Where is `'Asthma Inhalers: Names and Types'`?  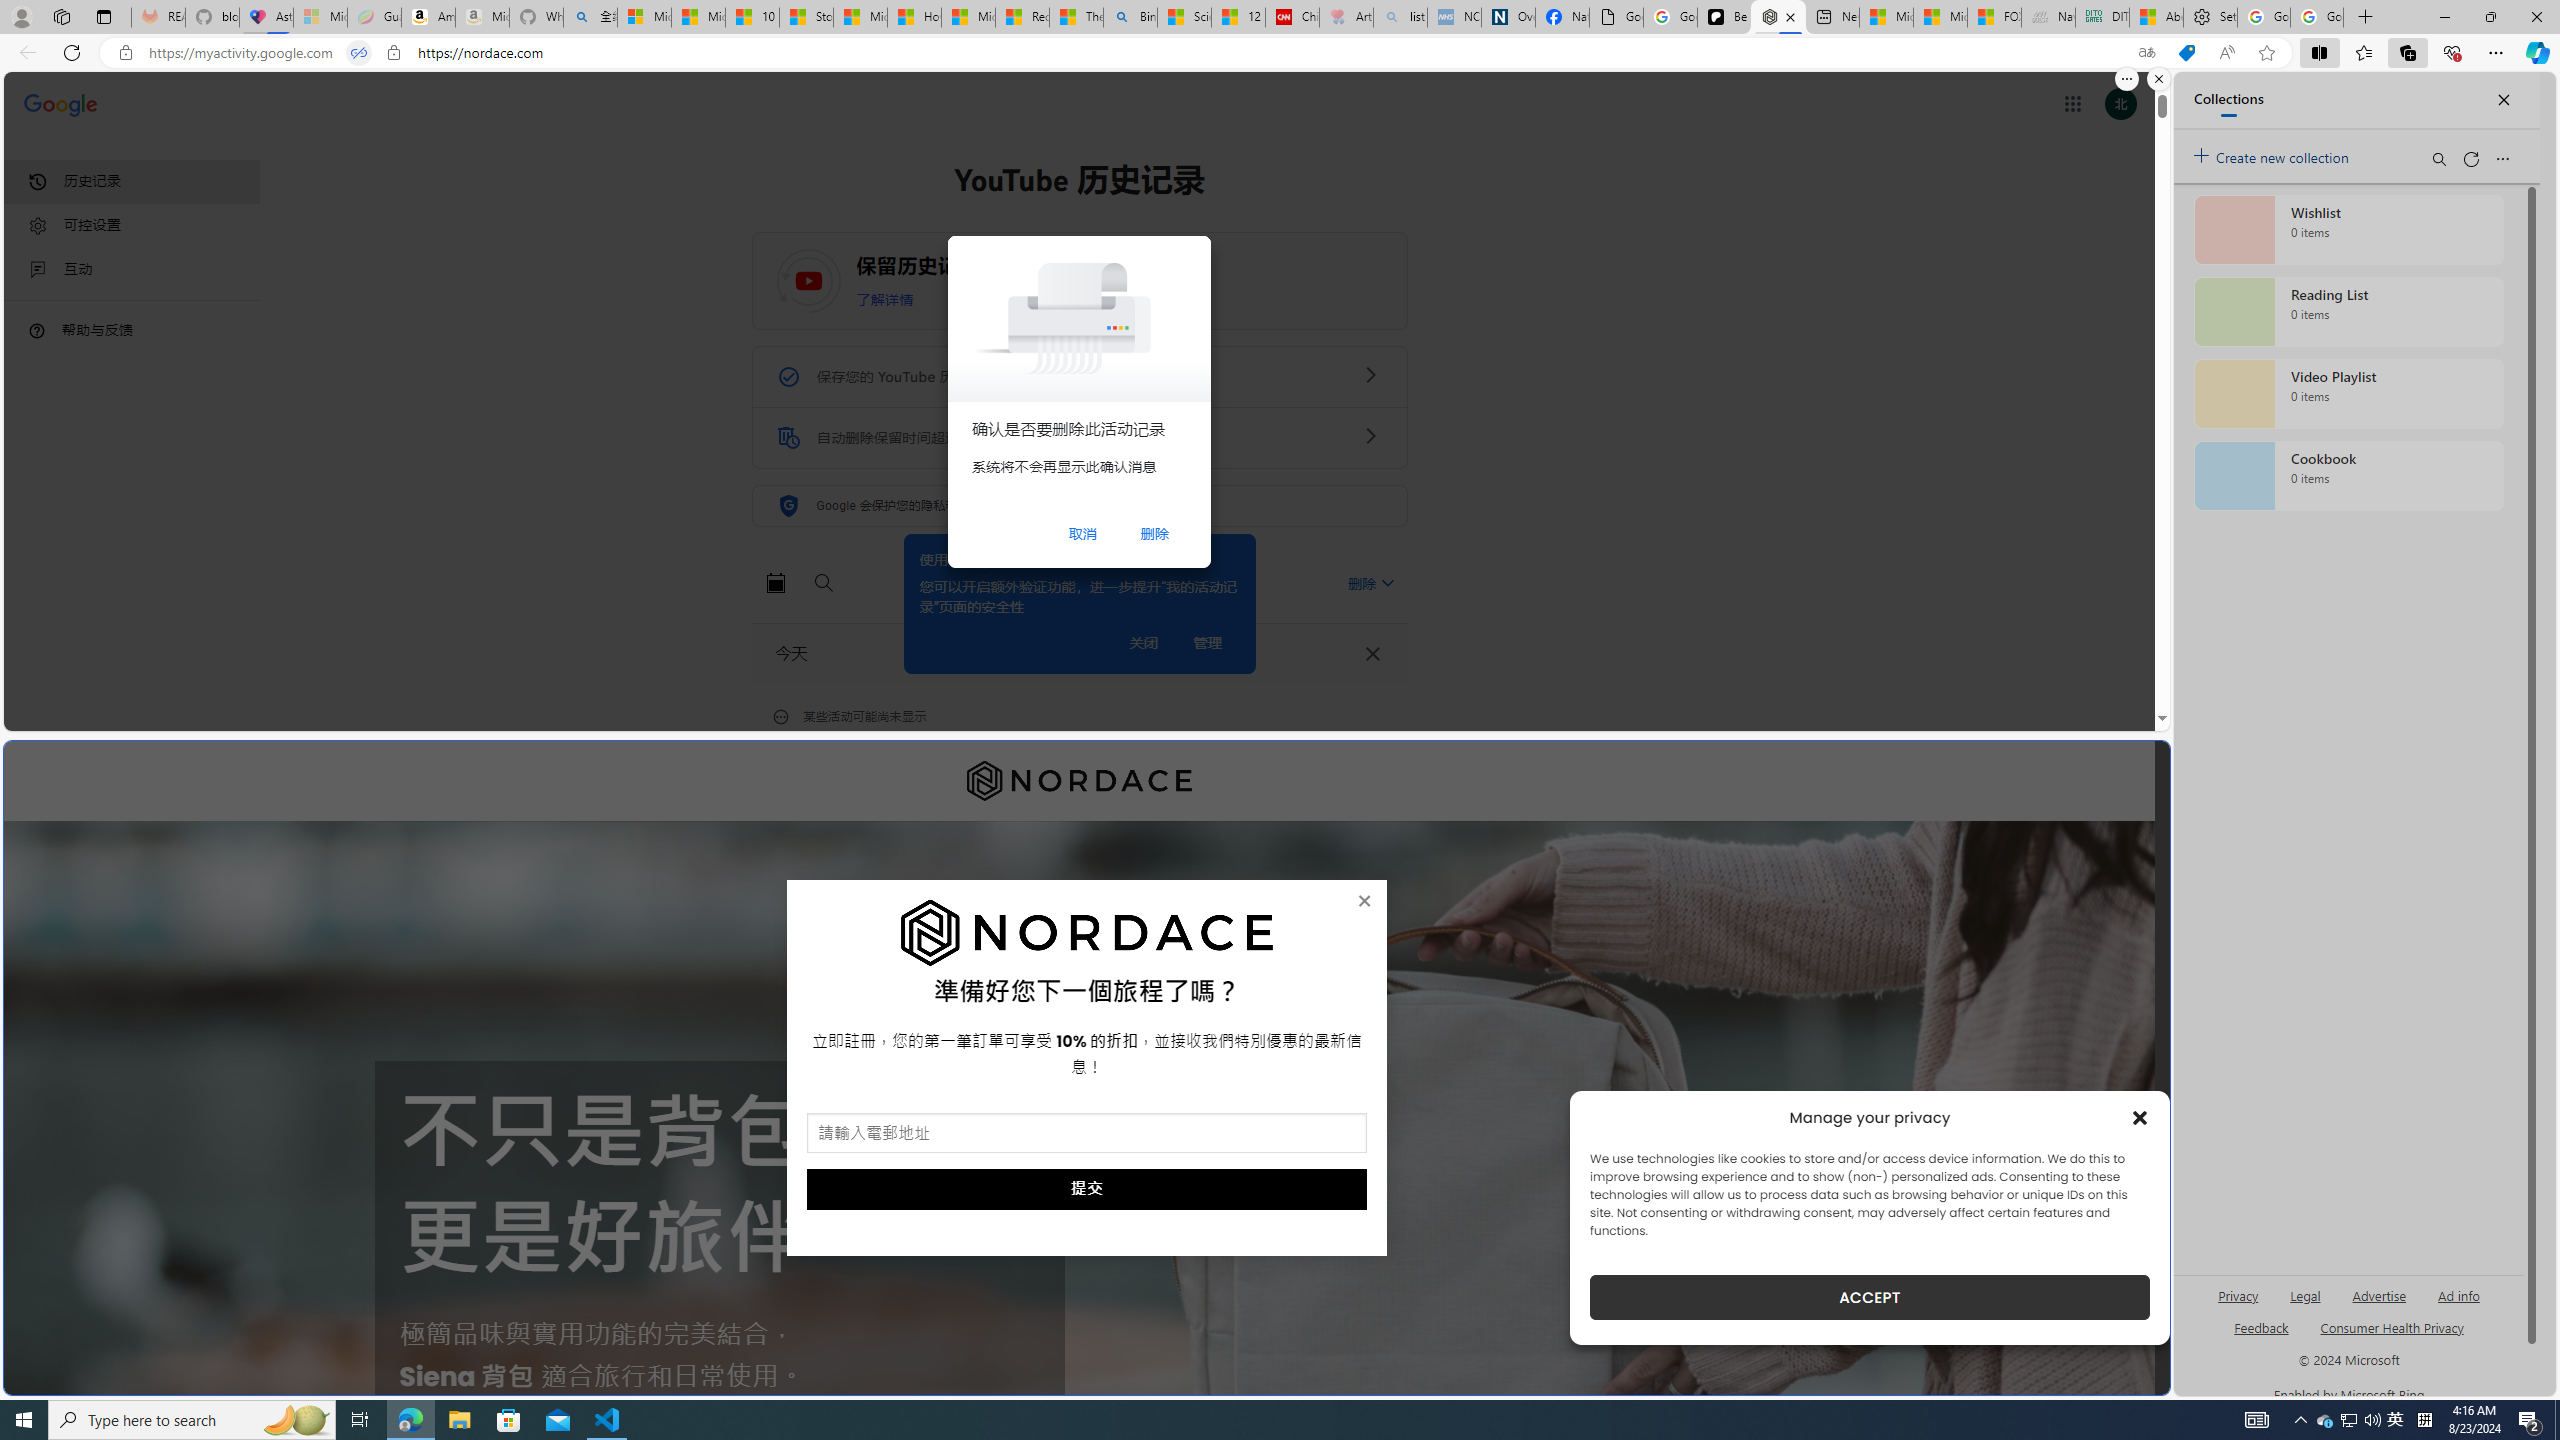
'Asthma Inhalers: Names and Types' is located at coordinates (265, 16).